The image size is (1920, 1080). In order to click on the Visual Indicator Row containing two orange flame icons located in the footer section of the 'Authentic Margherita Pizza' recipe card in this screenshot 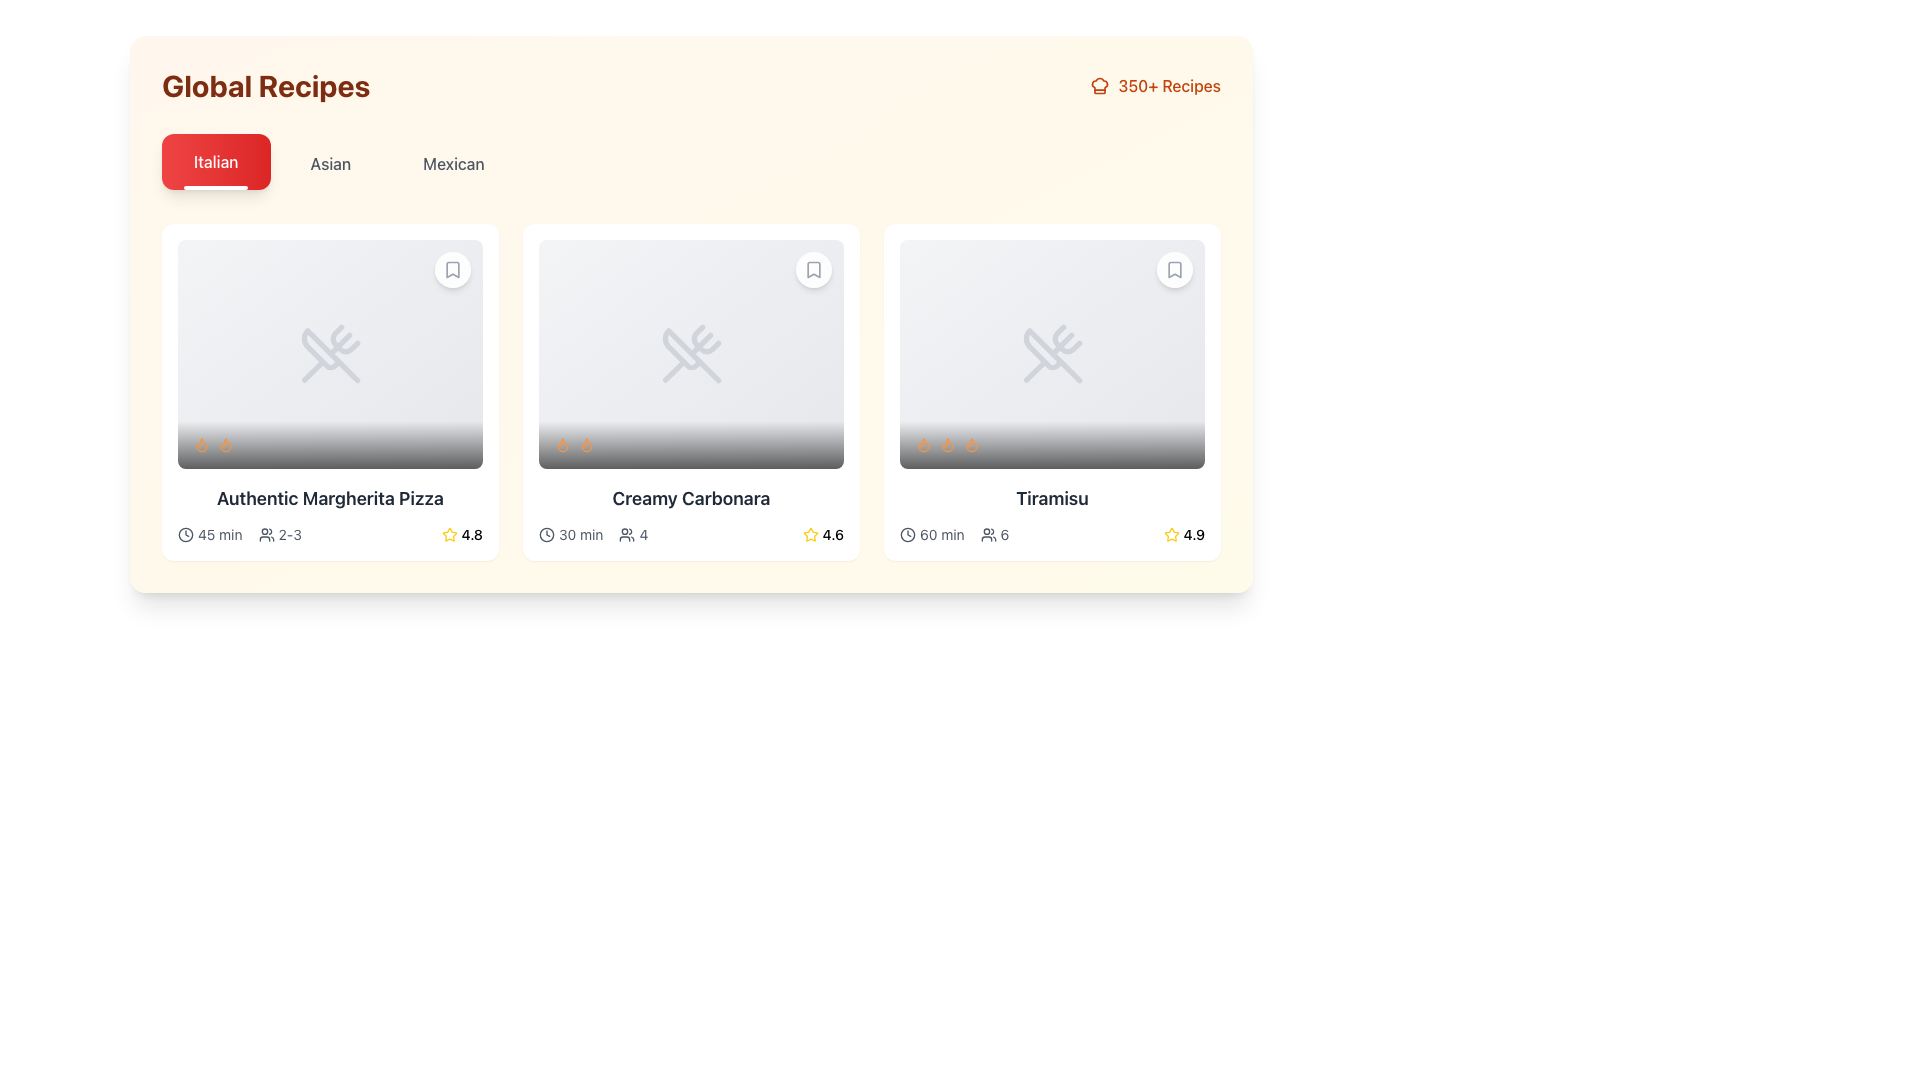, I will do `click(330, 443)`.